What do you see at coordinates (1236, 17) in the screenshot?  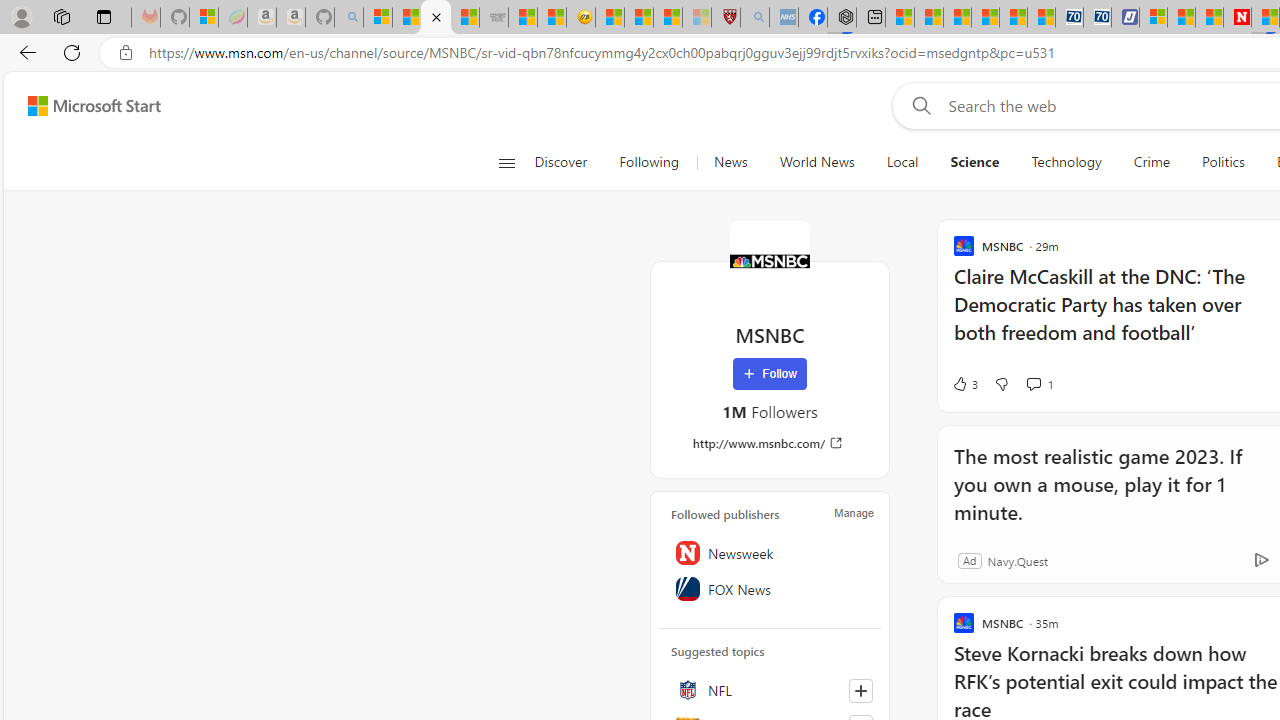 I see `'Newsweek - News, Analysis, Politics, Business, Technology'` at bounding box center [1236, 17].